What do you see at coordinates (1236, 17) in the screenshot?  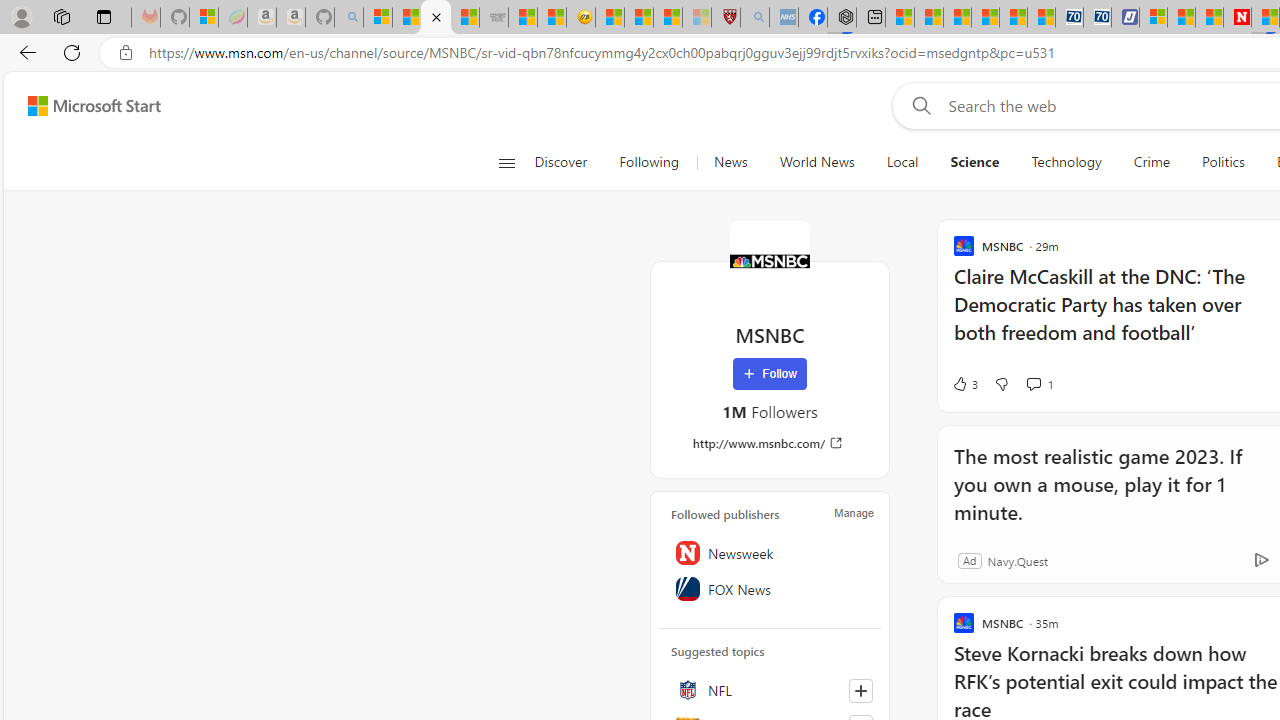 I see `'Newsweek - News, Analysis, Politics, Business, Technology'` at bounding box center [1236, 17].